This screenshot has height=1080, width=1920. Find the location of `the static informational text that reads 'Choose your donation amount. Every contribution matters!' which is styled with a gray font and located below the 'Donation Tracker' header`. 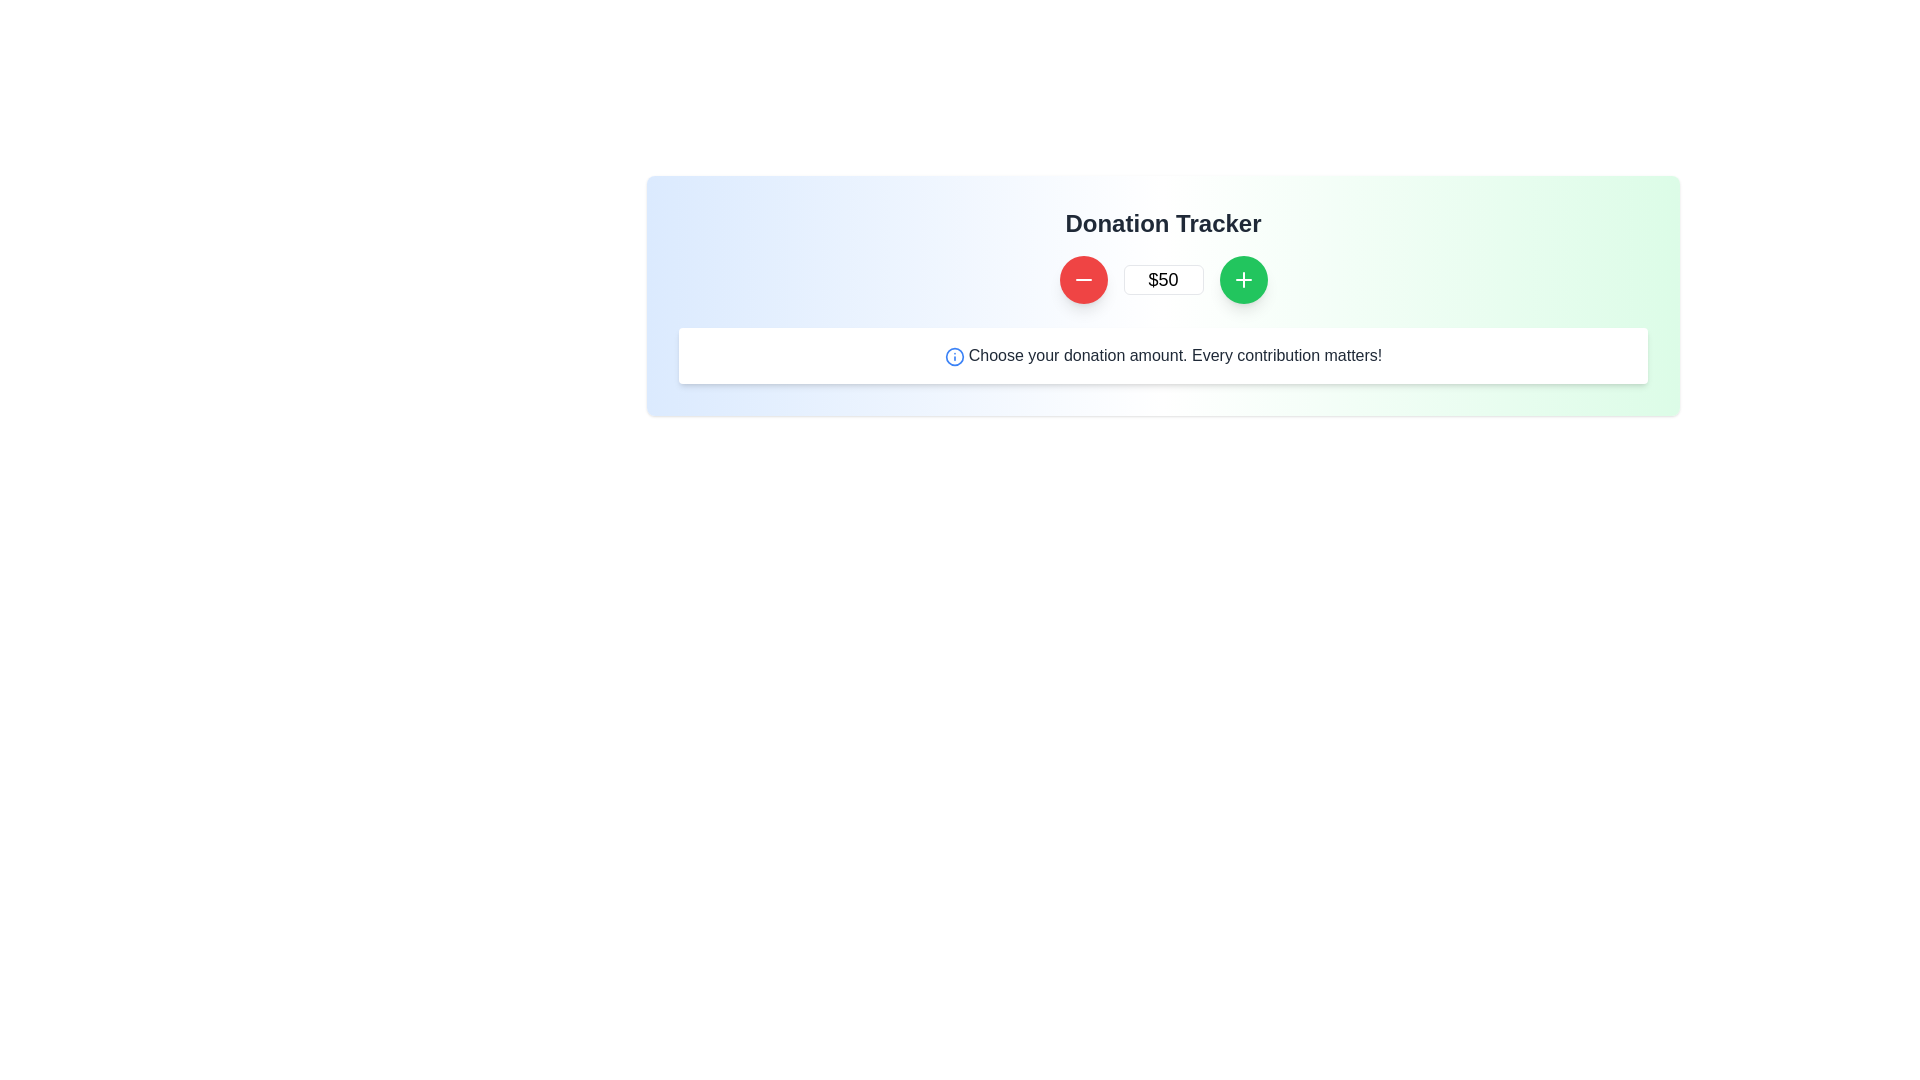

the static informational text that reads 'Choose your donation amount. Every contribution matters!' which is styled with a gray font and located below the 'Donation Tracker' header is located at coordinates (1163, 354).